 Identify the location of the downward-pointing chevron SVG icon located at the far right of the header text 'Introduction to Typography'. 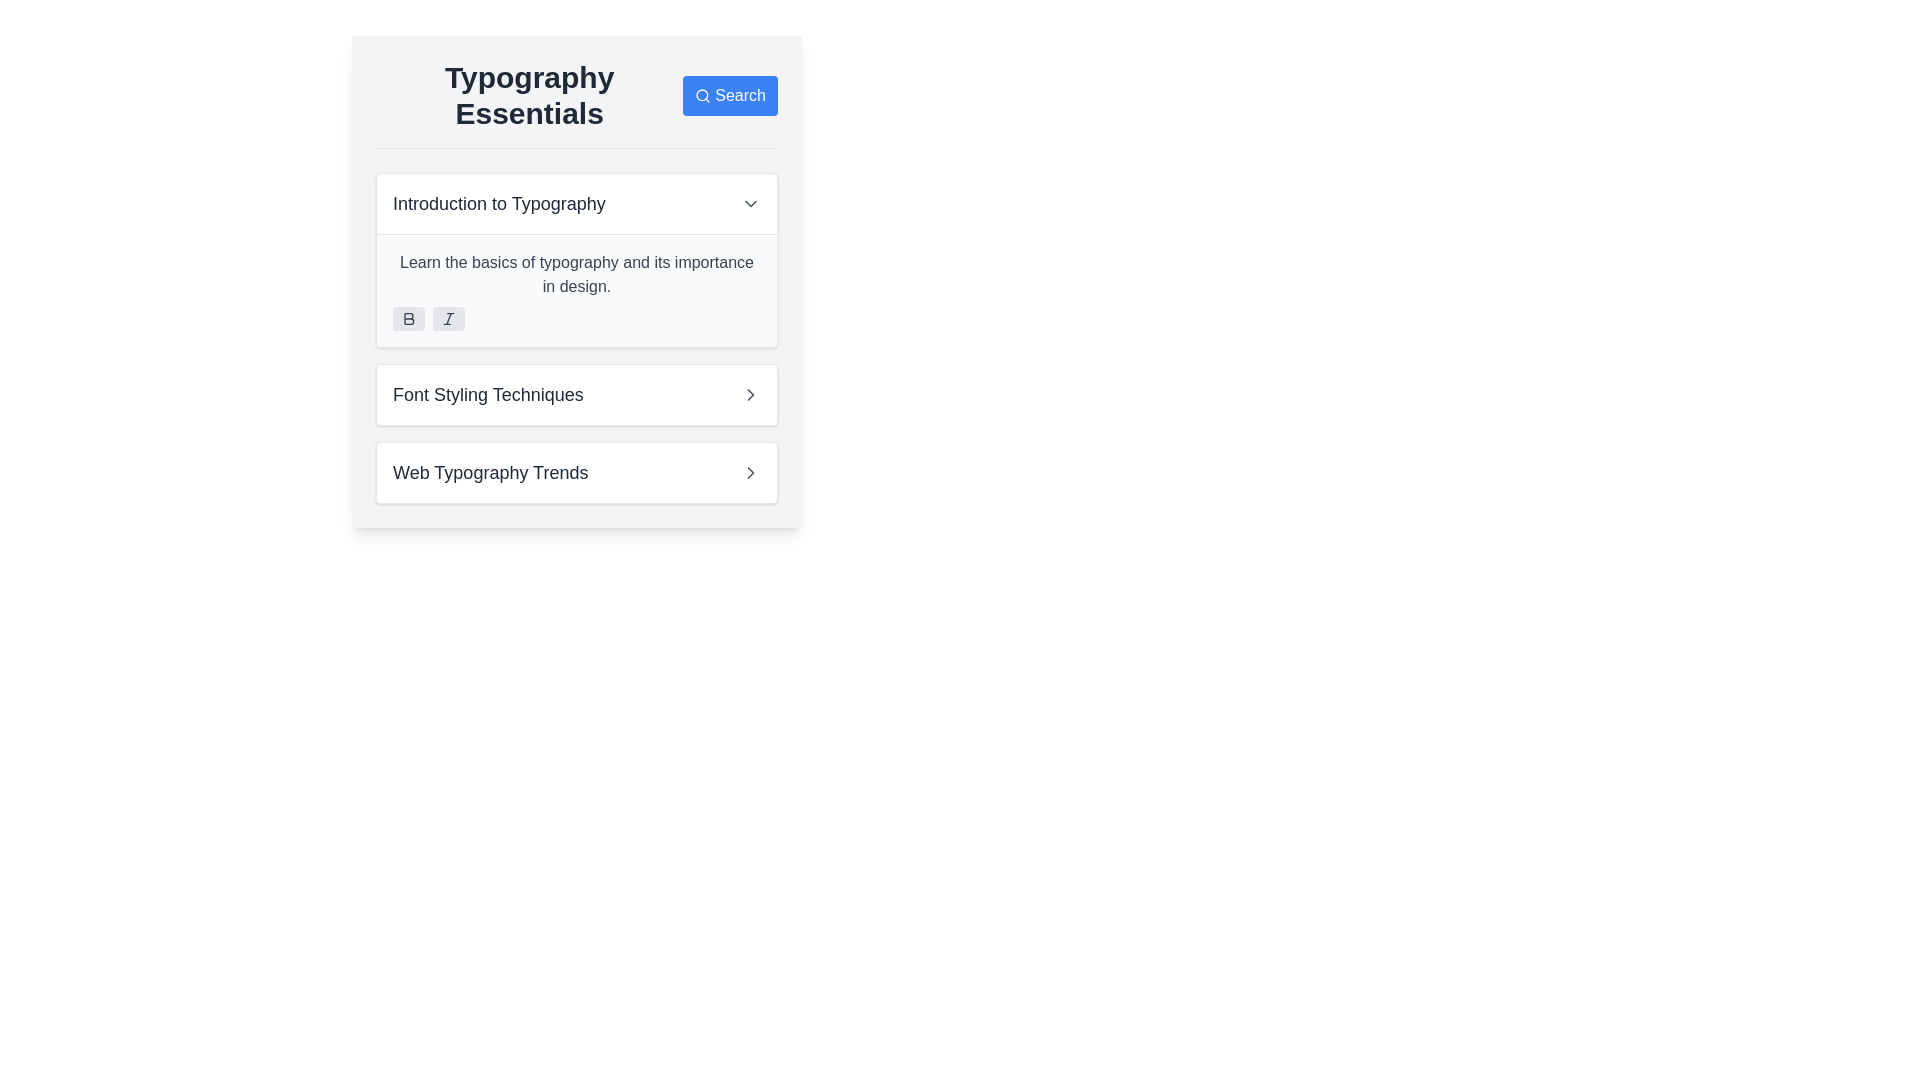
(749, 204).